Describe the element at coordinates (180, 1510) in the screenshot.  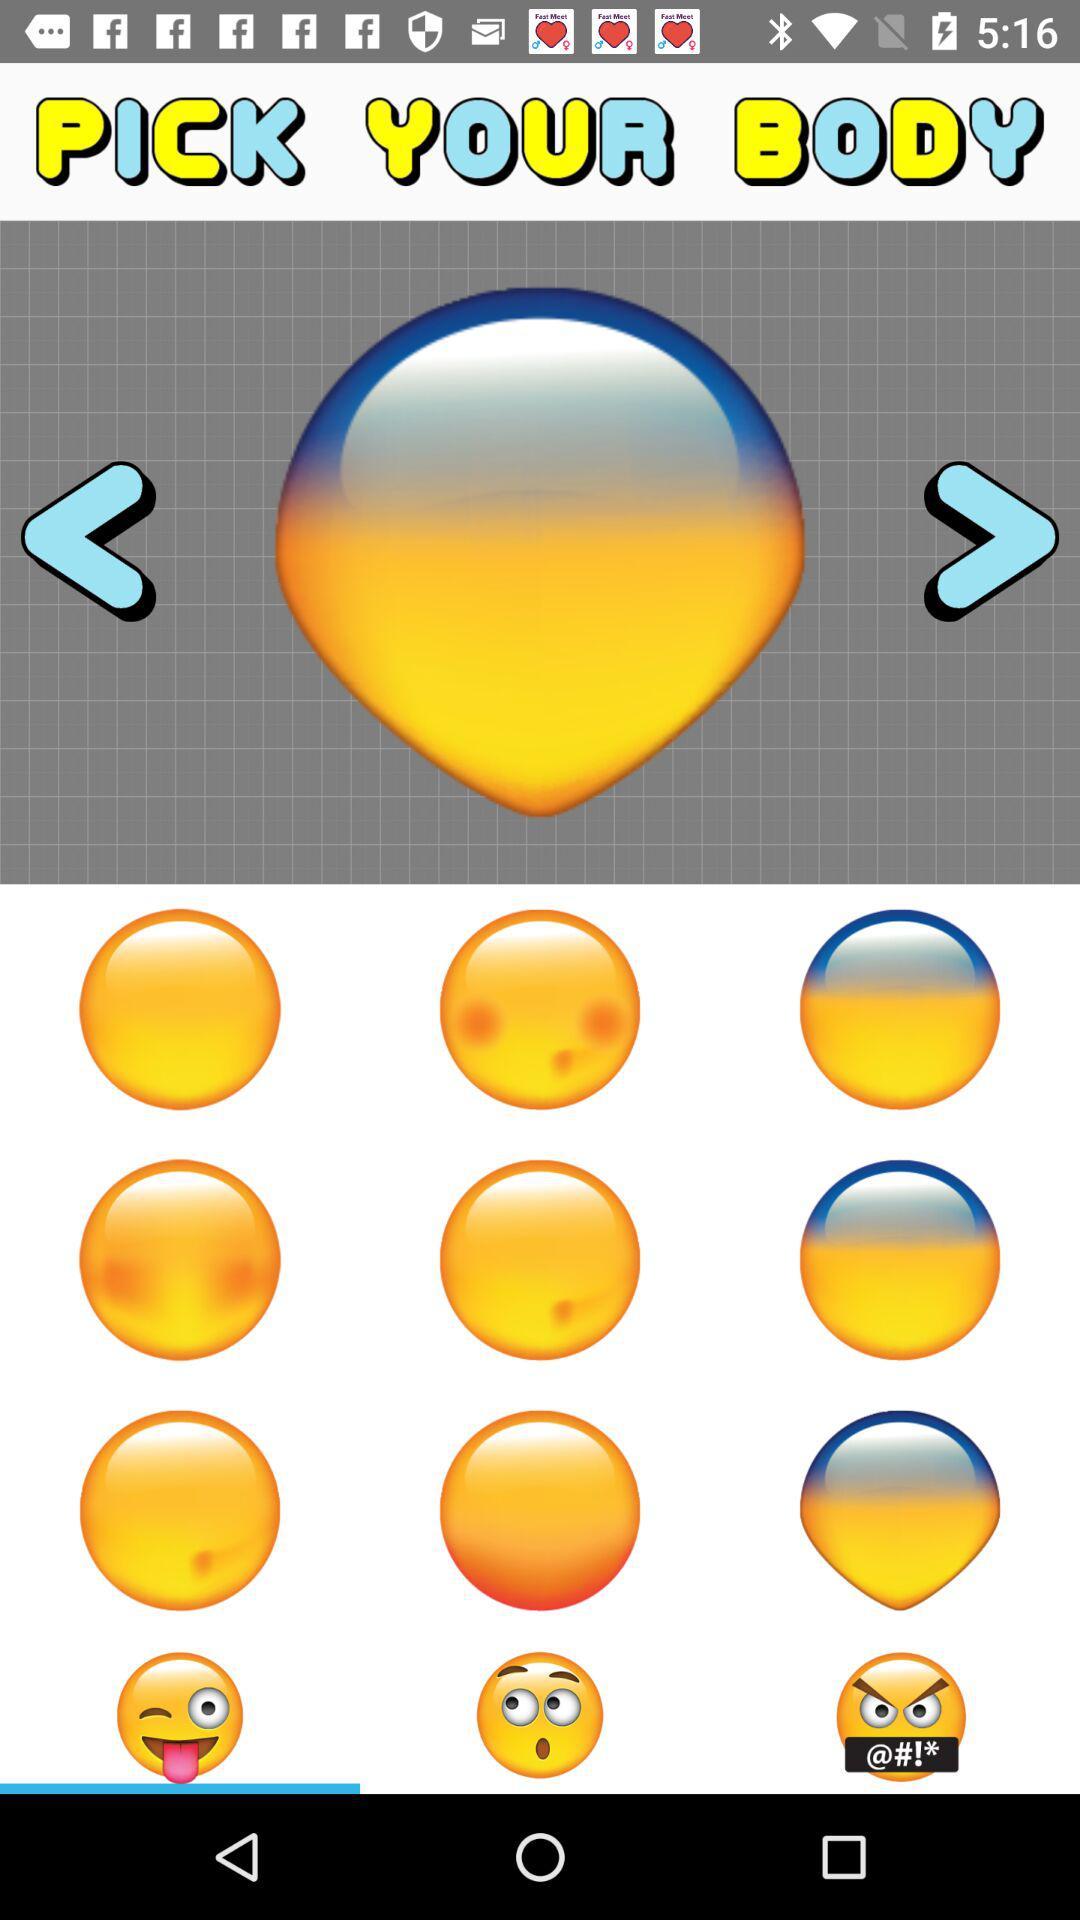
I see `body shape for smiley` at that location.